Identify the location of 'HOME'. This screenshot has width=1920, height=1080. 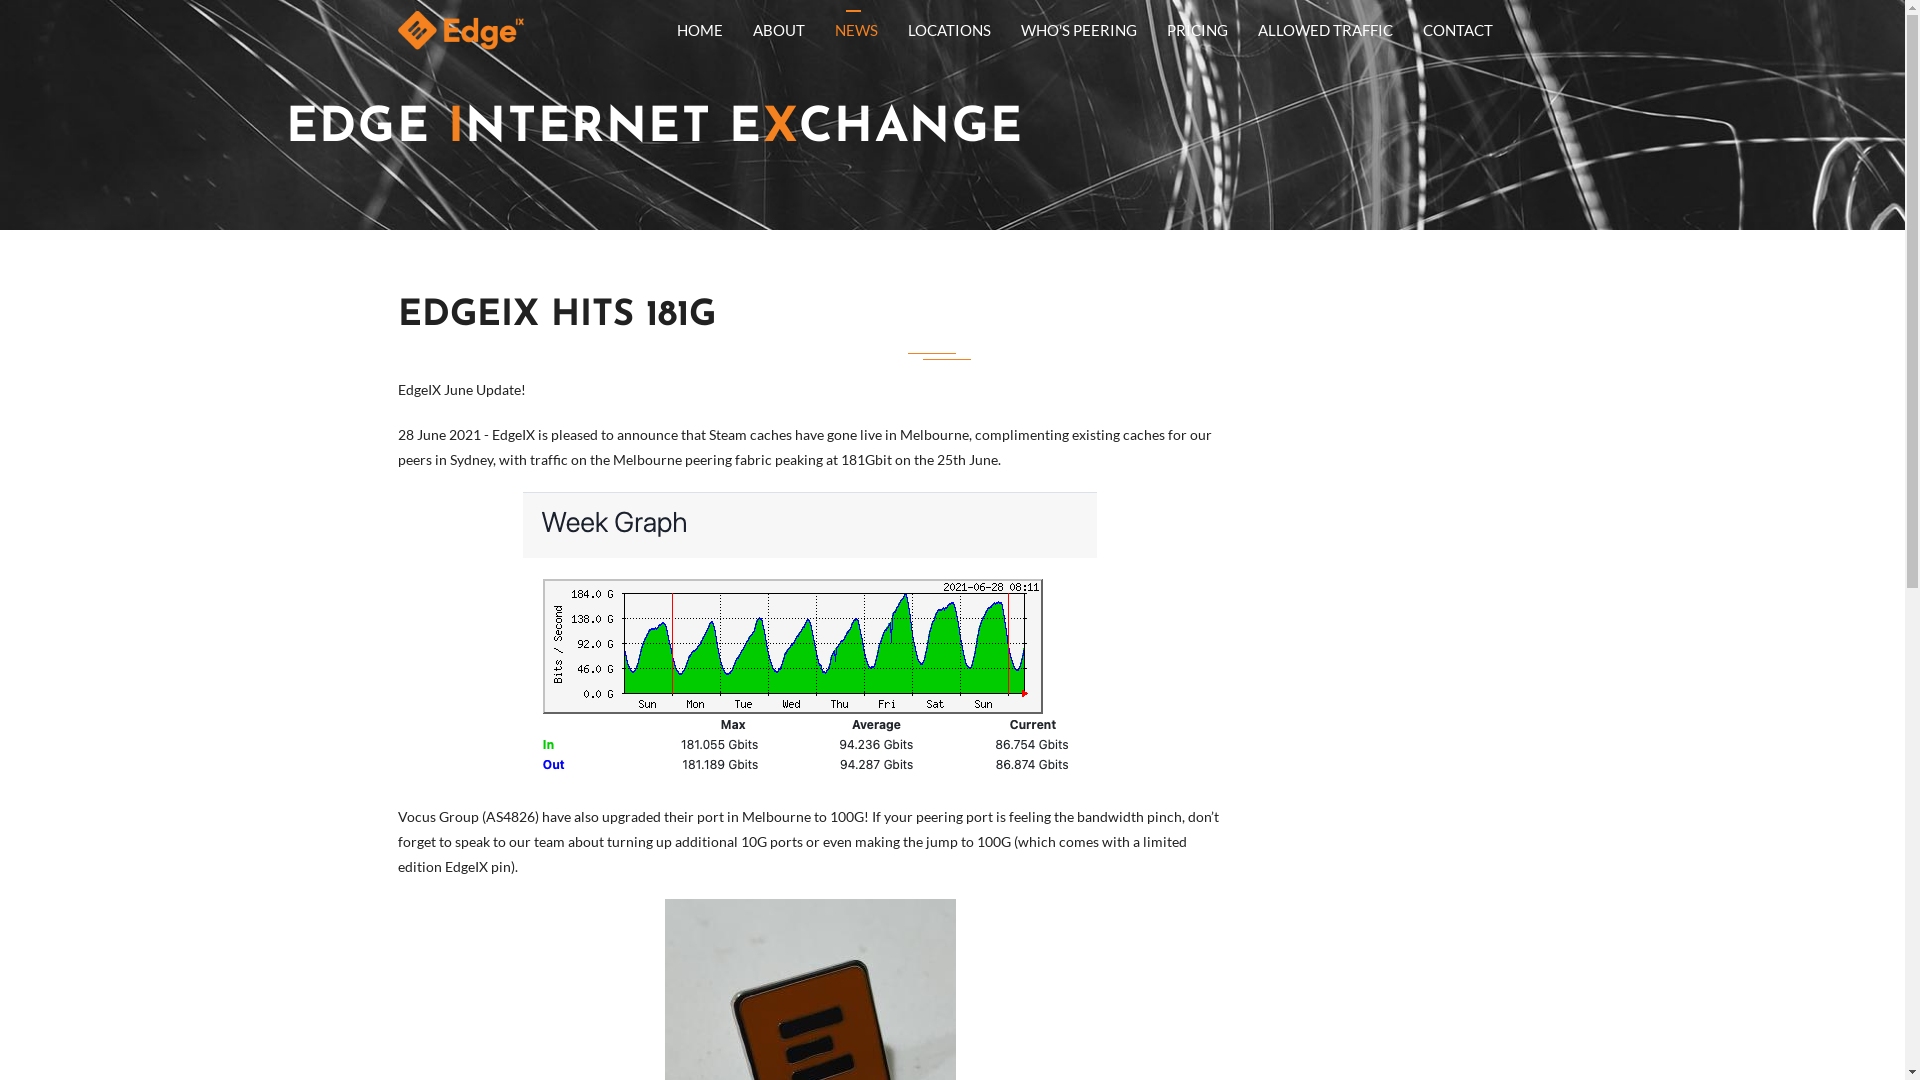
(662, 30).